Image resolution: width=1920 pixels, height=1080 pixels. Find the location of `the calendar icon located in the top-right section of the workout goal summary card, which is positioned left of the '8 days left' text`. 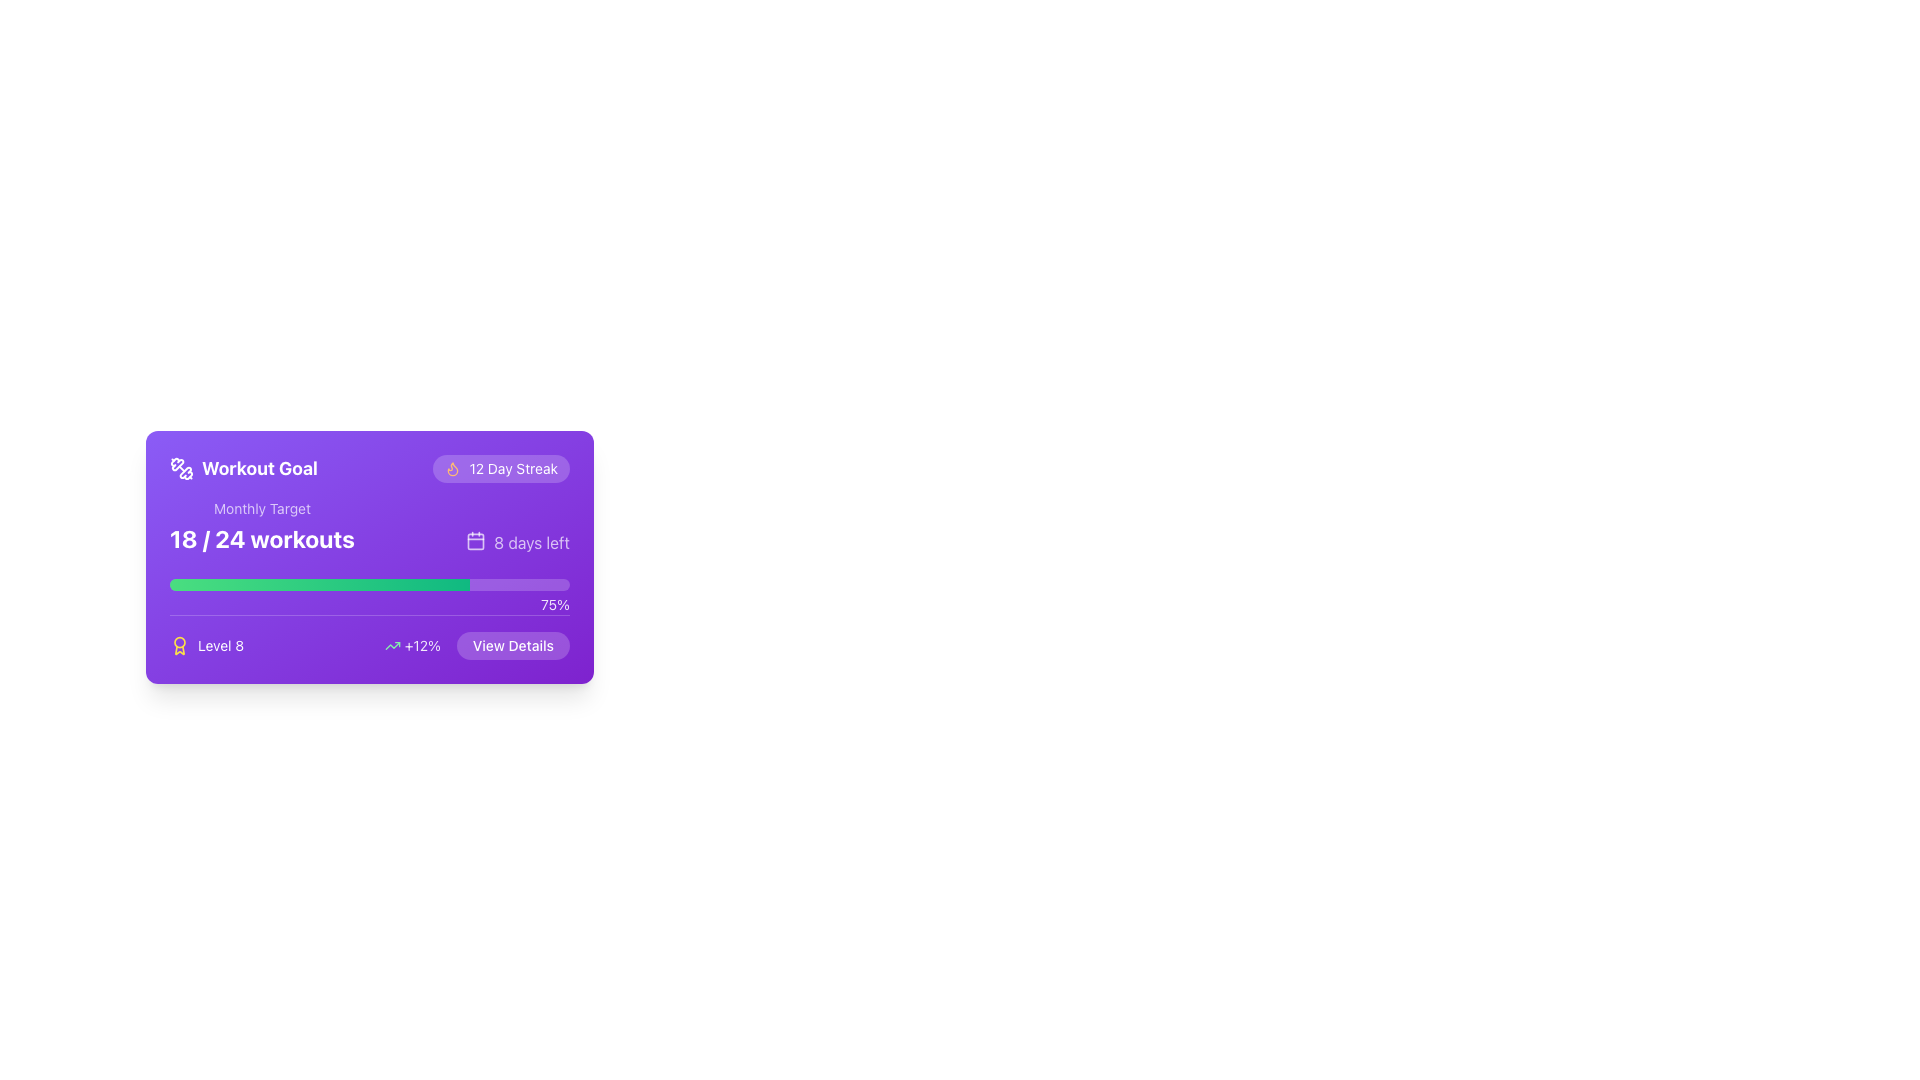

the calendar icon located in the top-right section of the workout goal summary card, which is positioned left of the '8 days left' text is located at coordinates (475, 540).